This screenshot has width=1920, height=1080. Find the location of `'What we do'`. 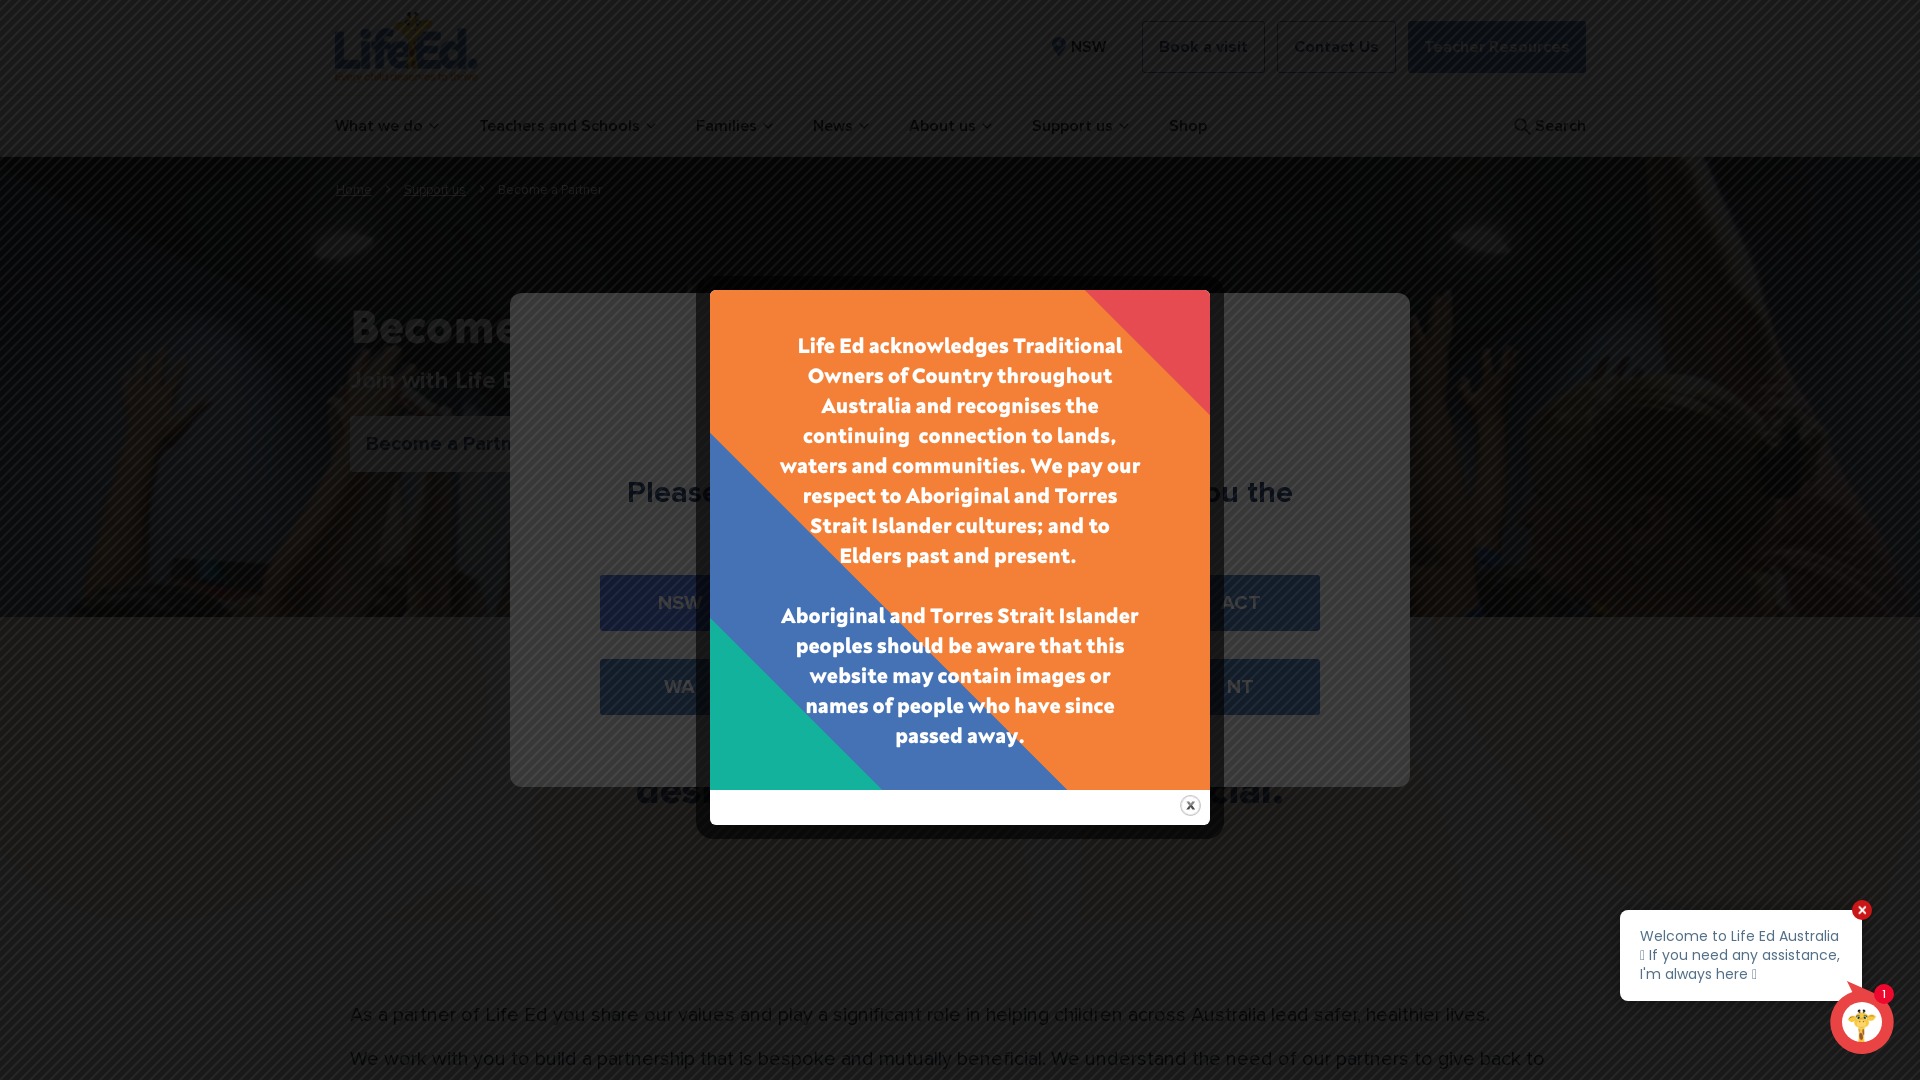

'What we do' is located at coordinates (385, 126).